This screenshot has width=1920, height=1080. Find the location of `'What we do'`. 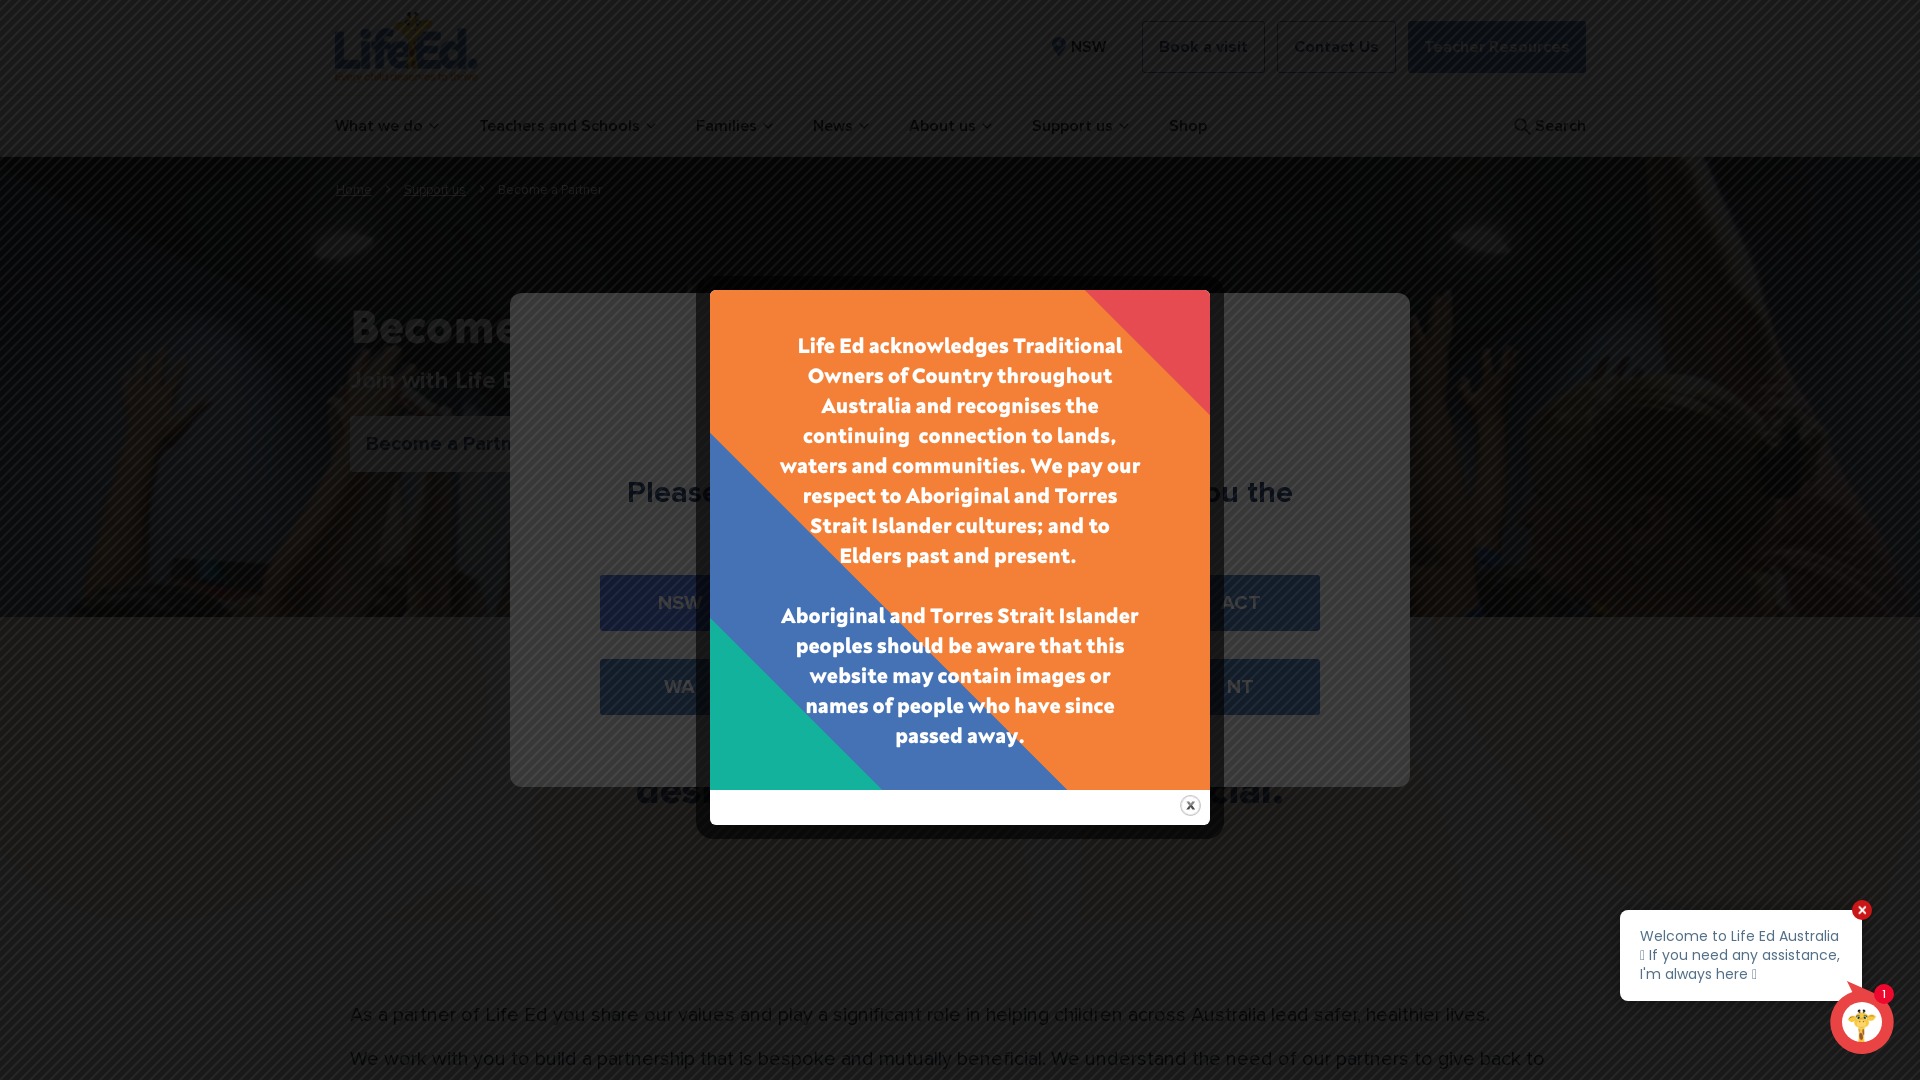

'What we do' is located at coordinates (385, 126).